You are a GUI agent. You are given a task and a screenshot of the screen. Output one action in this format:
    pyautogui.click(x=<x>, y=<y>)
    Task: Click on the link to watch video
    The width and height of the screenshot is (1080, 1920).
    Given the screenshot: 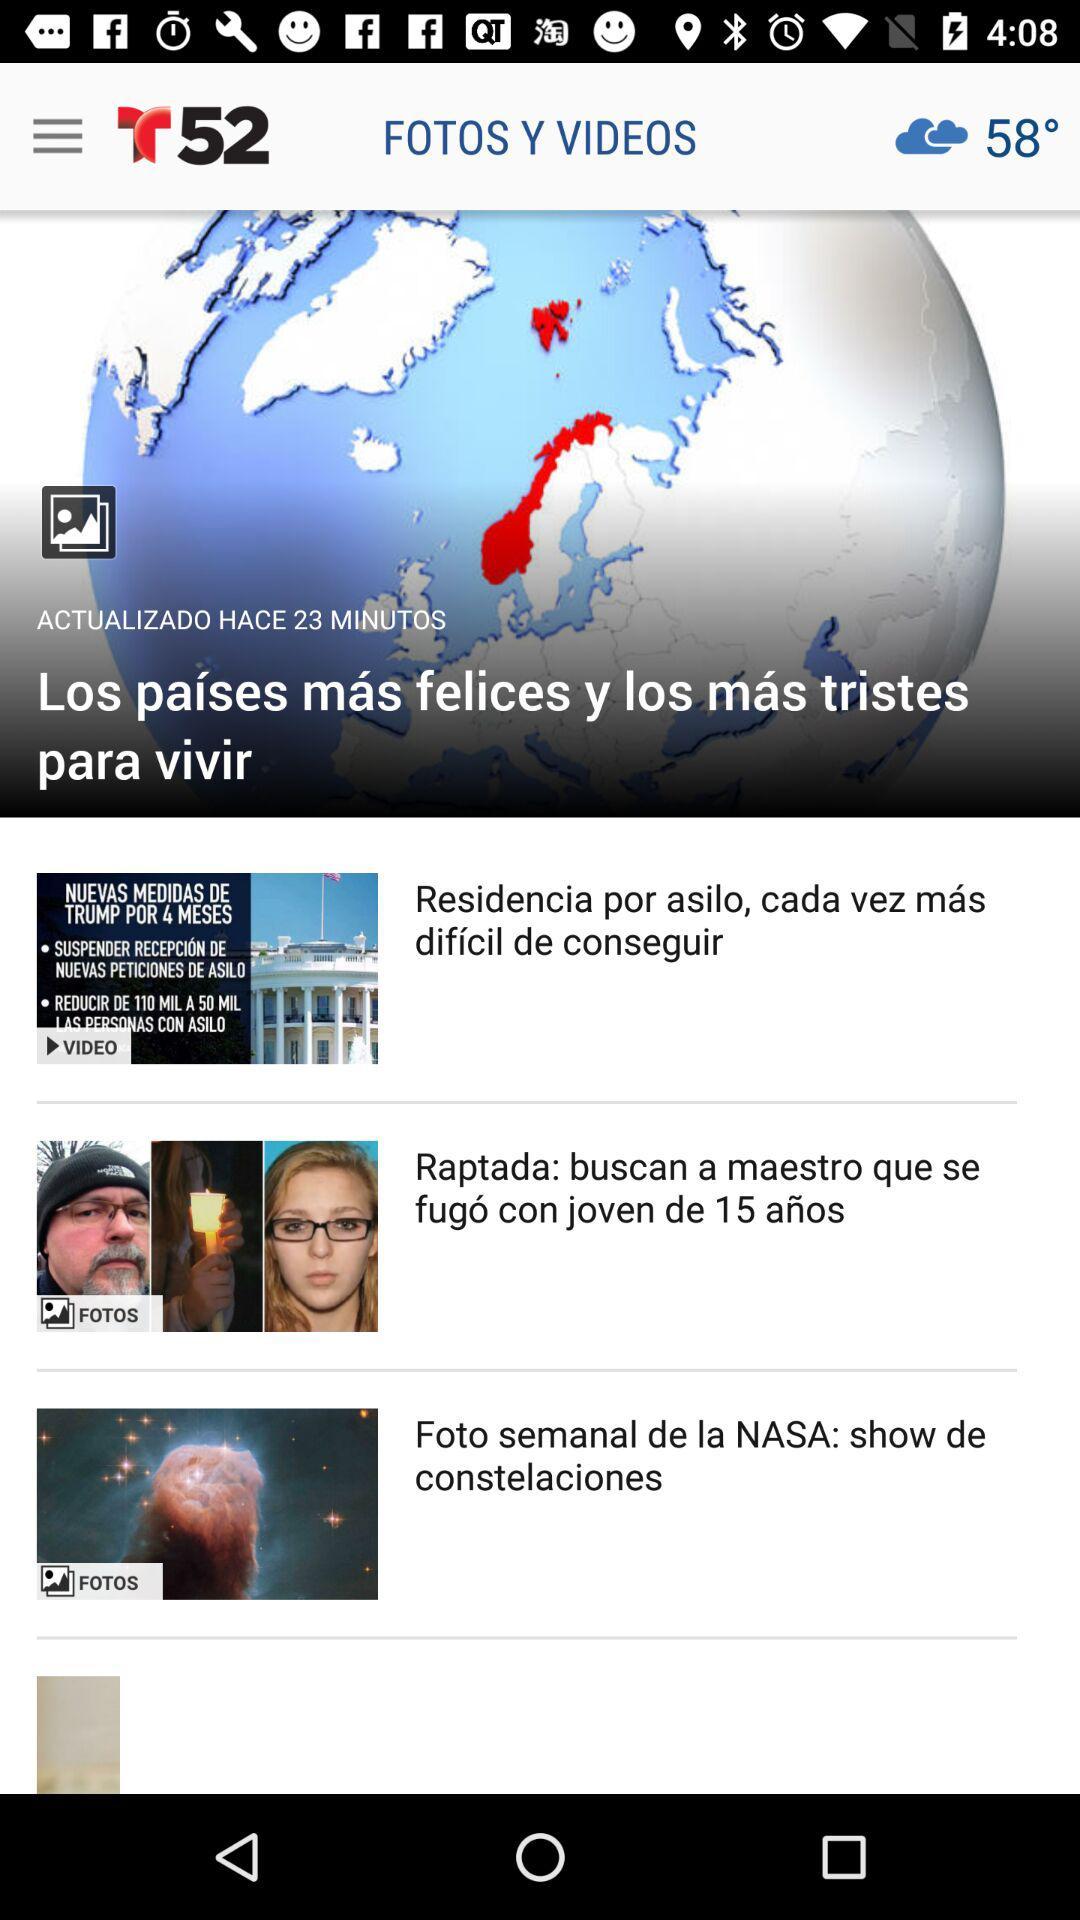 What is the action you would take?
    pyautogui.click(x=207, y=1235)
    